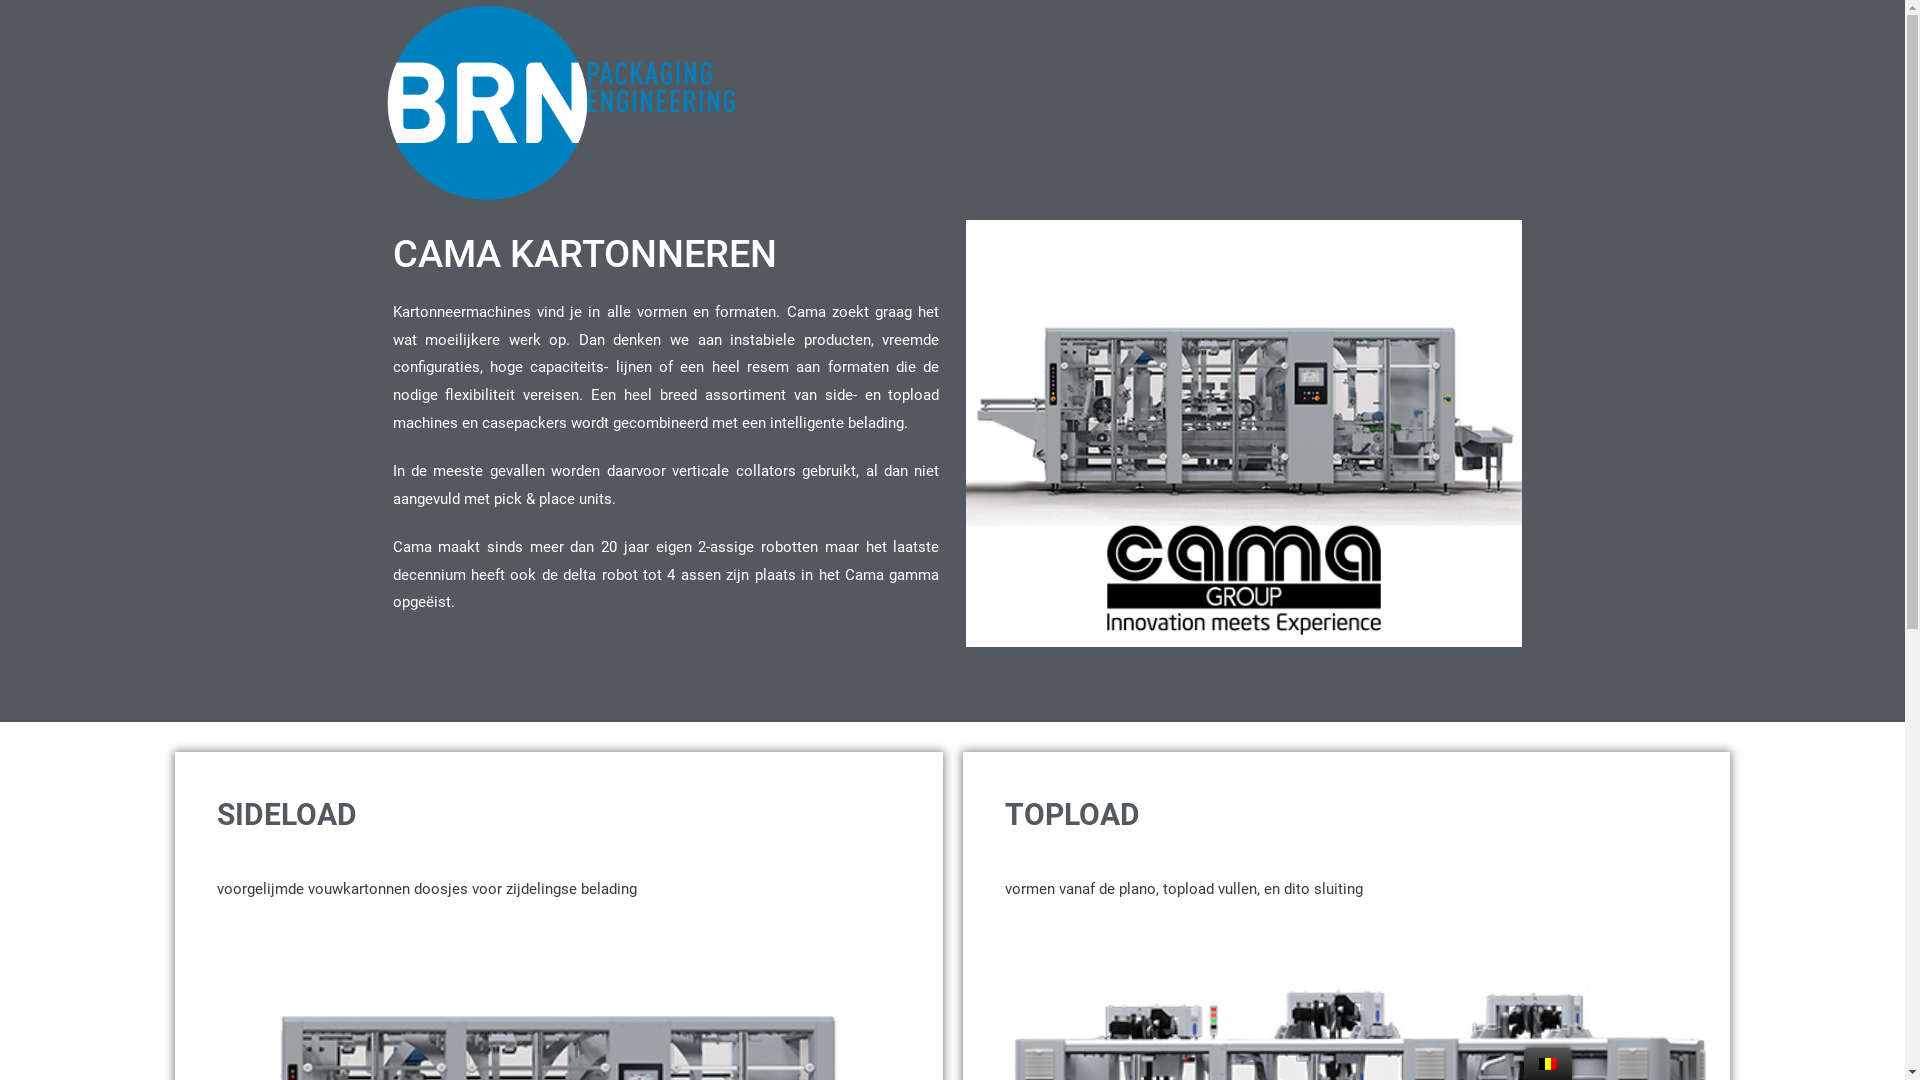 This screenshot has width=1920, height=1080. Describe the element at coordinates (826, 72) in the screenshot. I see `'HOME'` at that location.